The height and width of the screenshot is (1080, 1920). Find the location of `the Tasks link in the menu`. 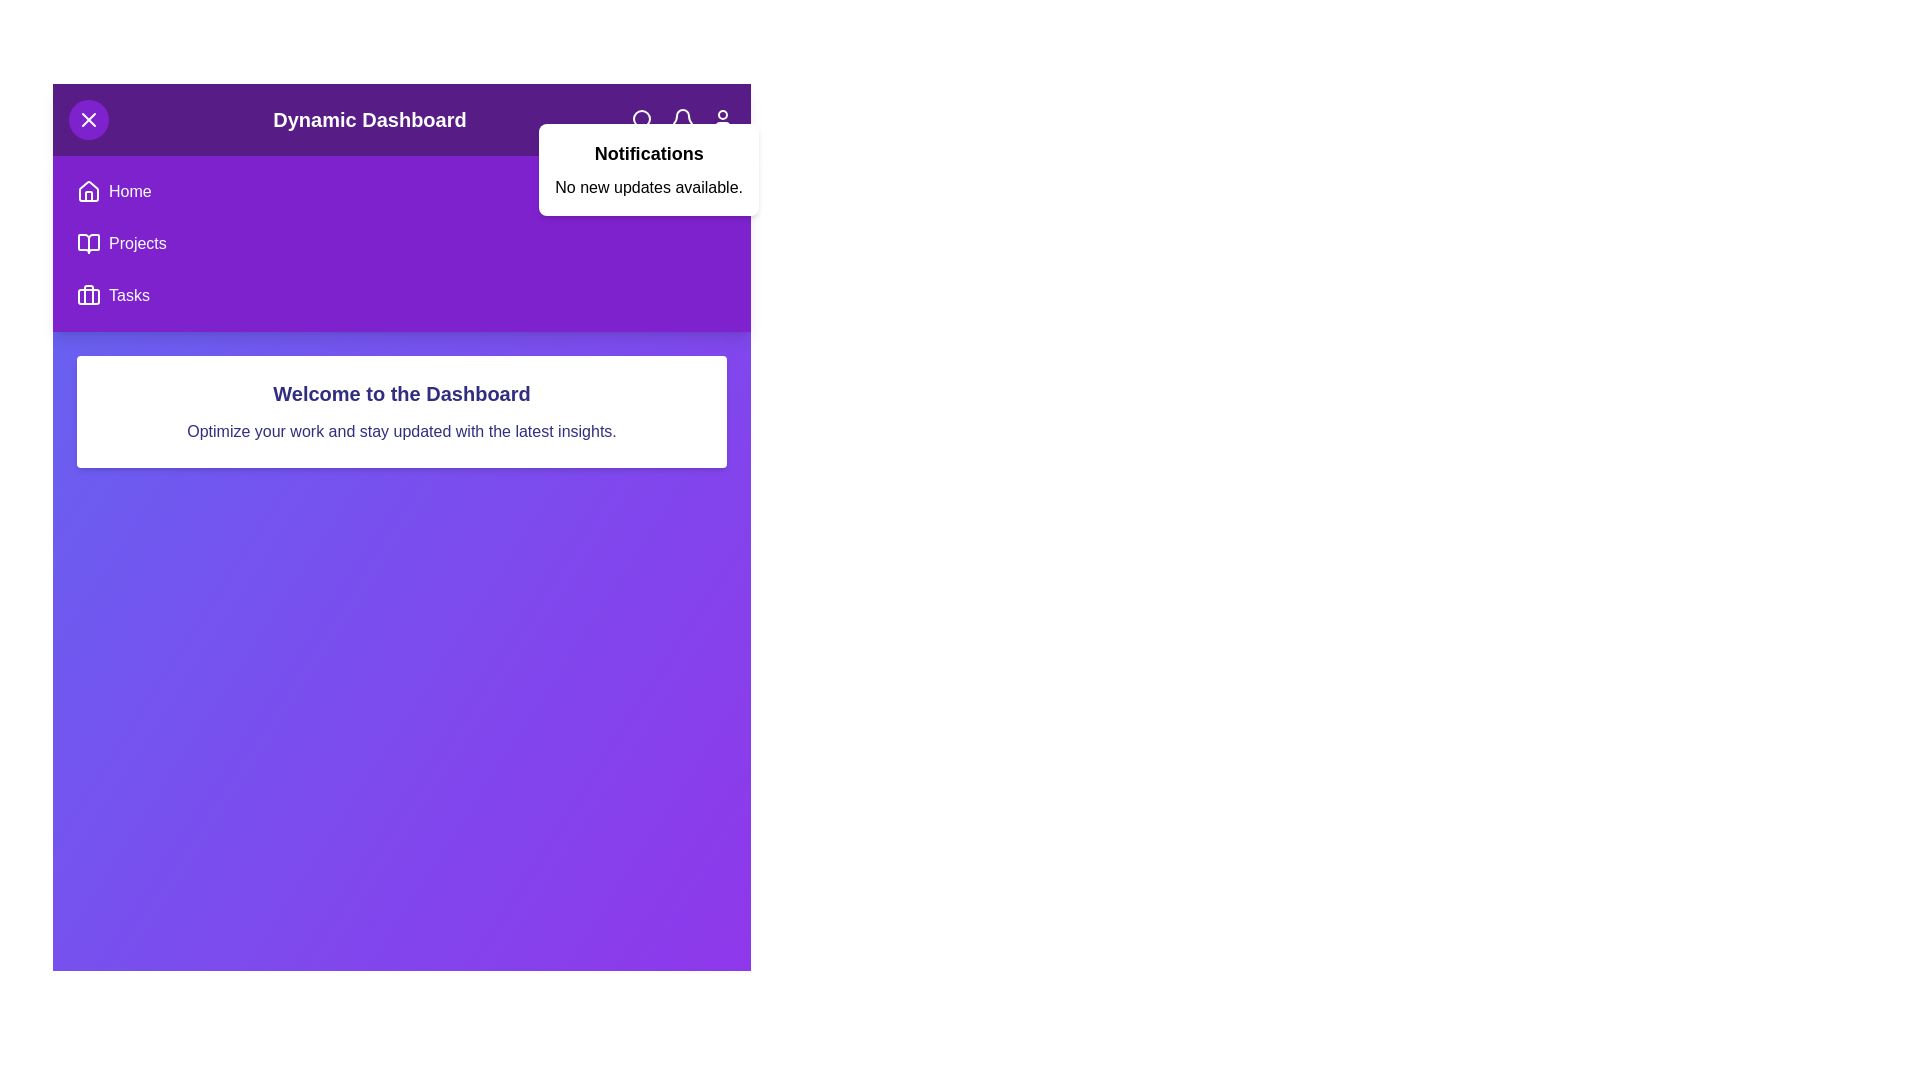

the Tasks link in the menu is located at coordinates (128, 296).